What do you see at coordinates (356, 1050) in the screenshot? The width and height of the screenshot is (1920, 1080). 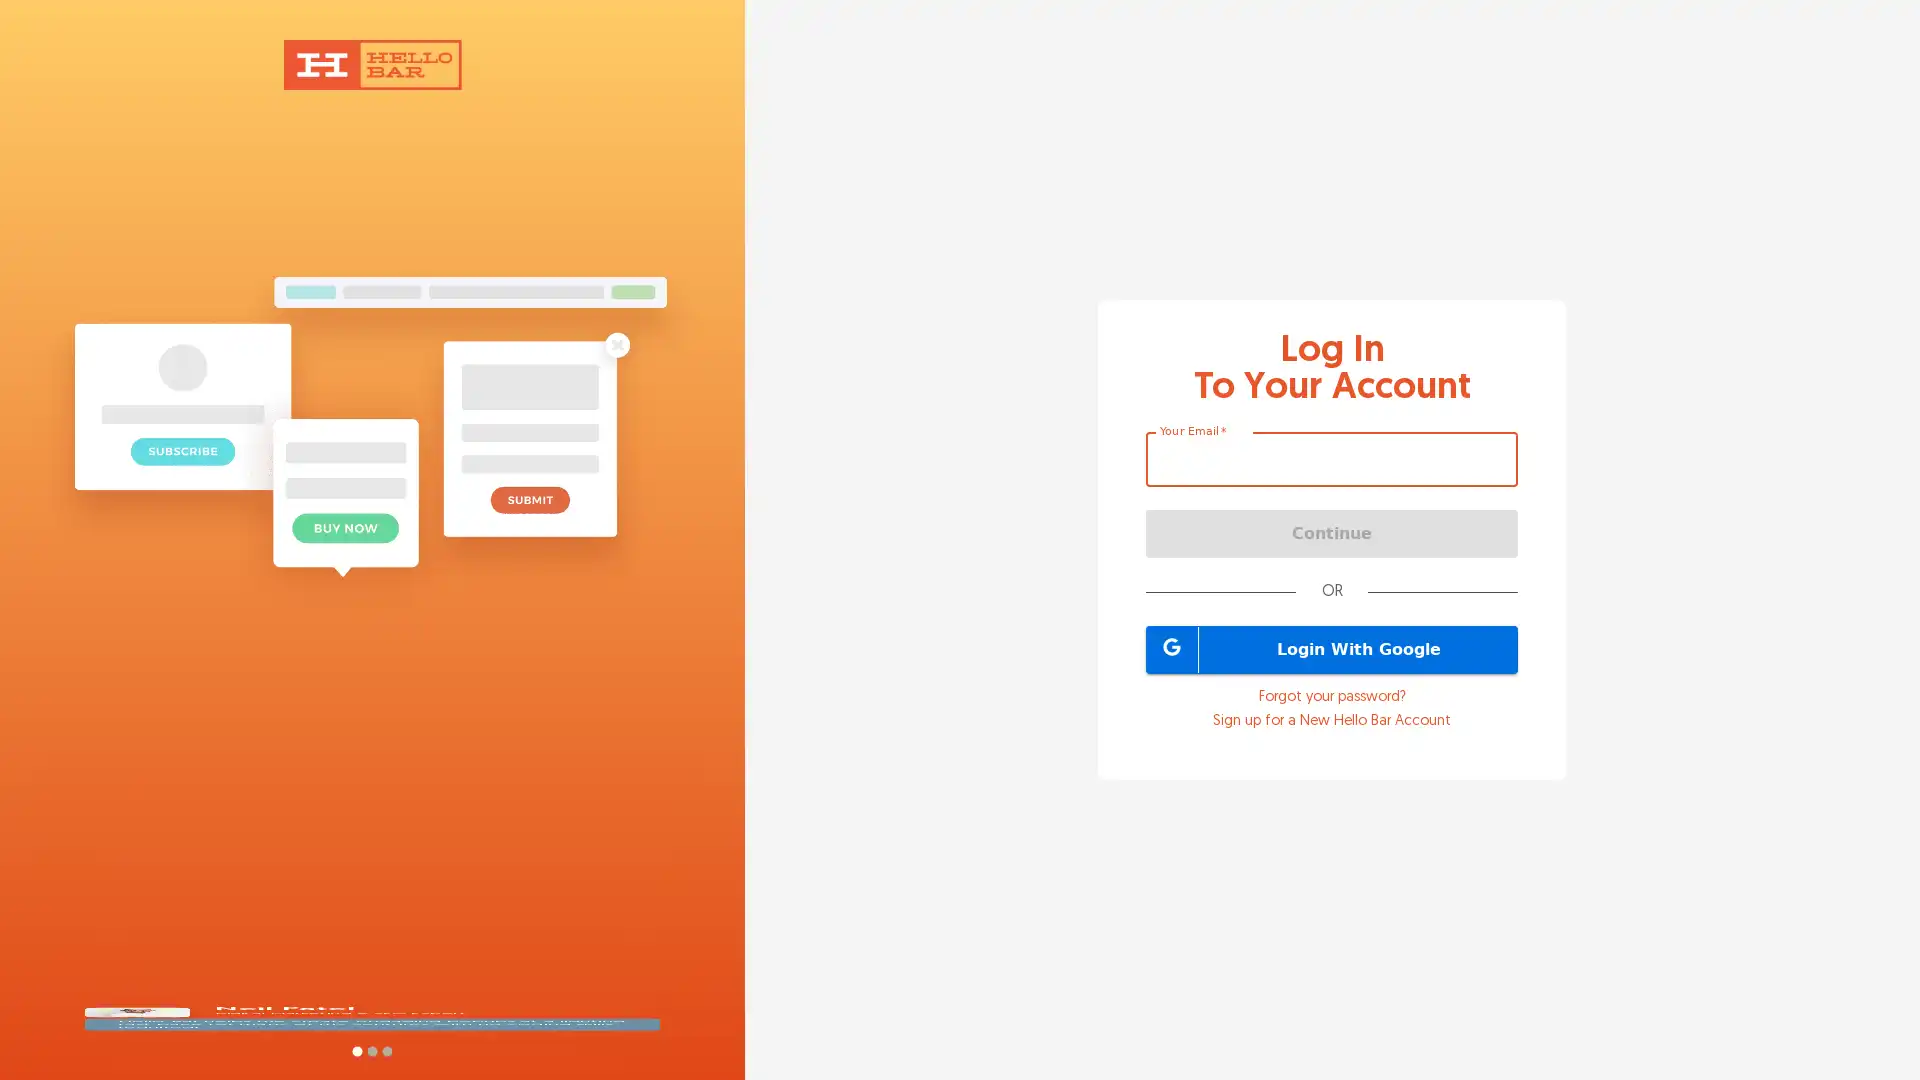 I see `carousel indicator 1` at bounding box center [356, 1050].